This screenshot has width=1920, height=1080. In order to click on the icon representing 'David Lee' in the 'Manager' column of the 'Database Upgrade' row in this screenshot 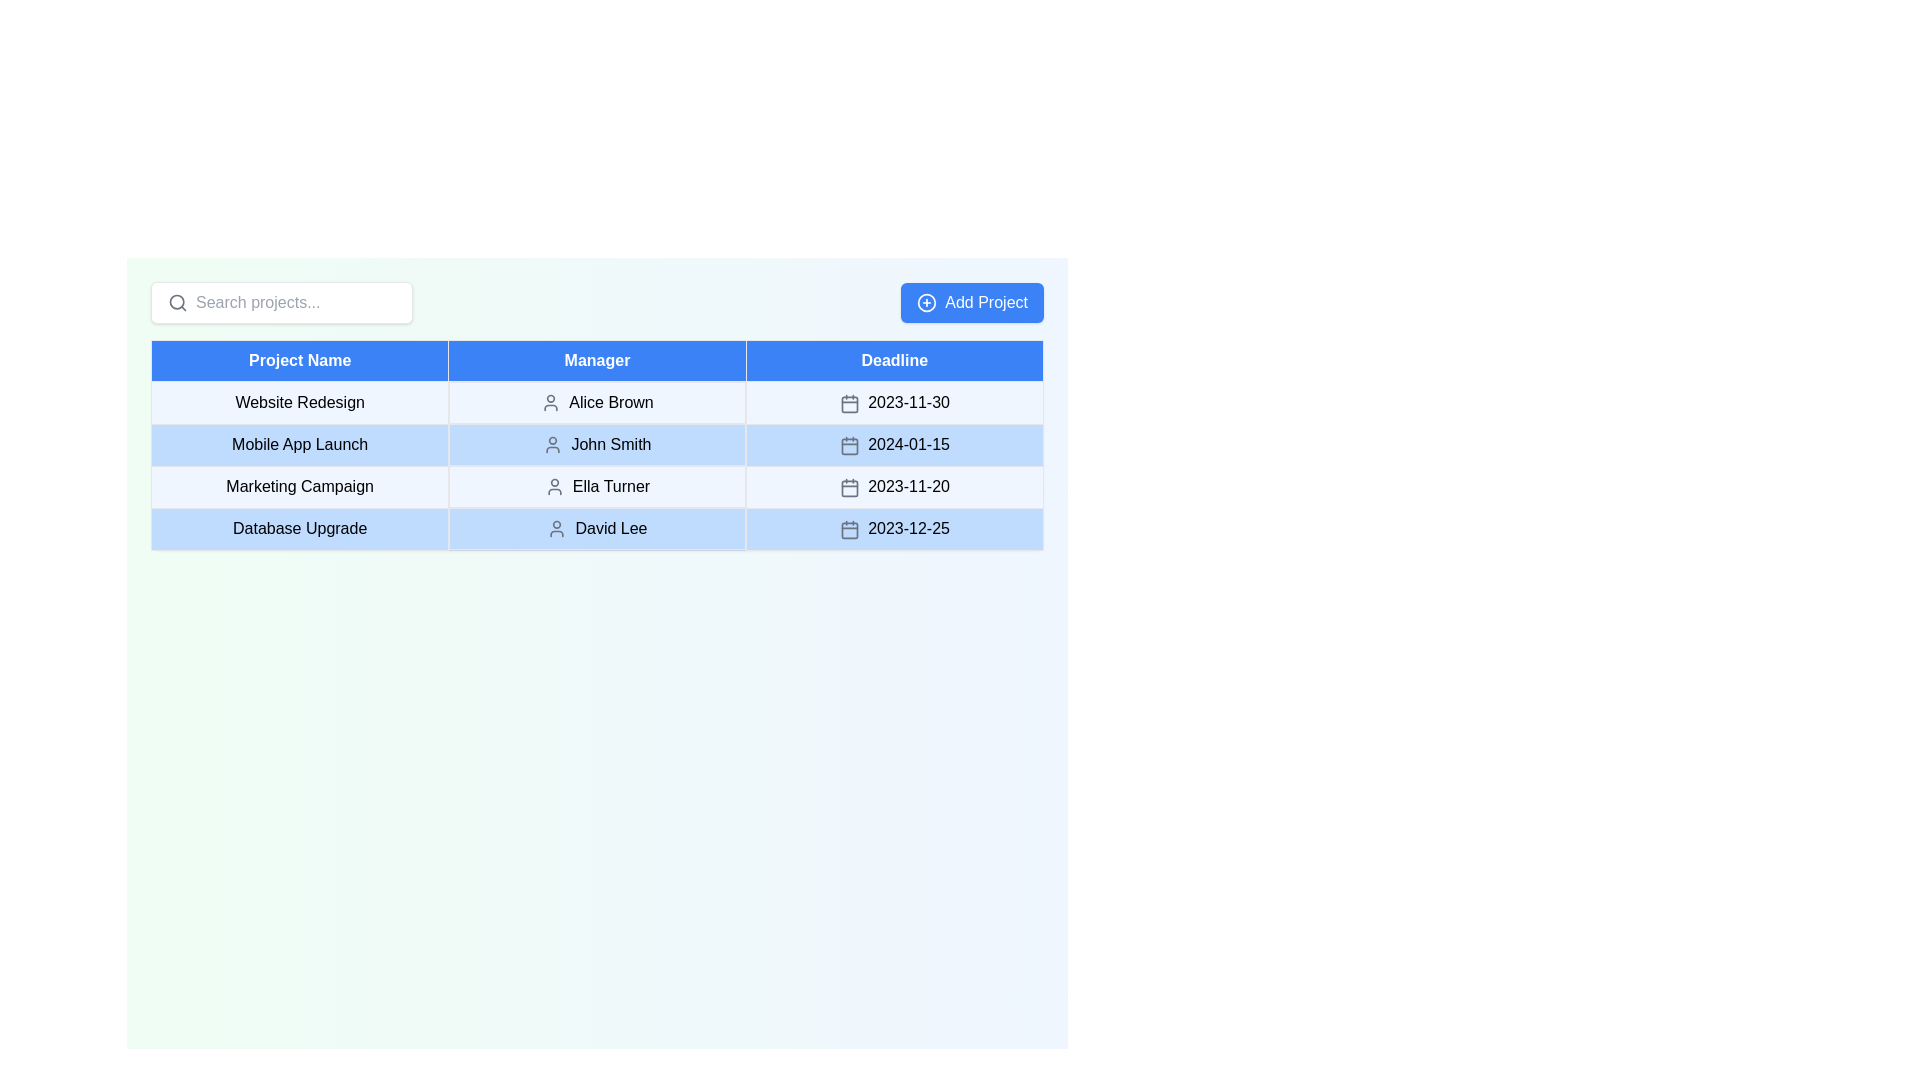, I will do `click(557, 527)`.